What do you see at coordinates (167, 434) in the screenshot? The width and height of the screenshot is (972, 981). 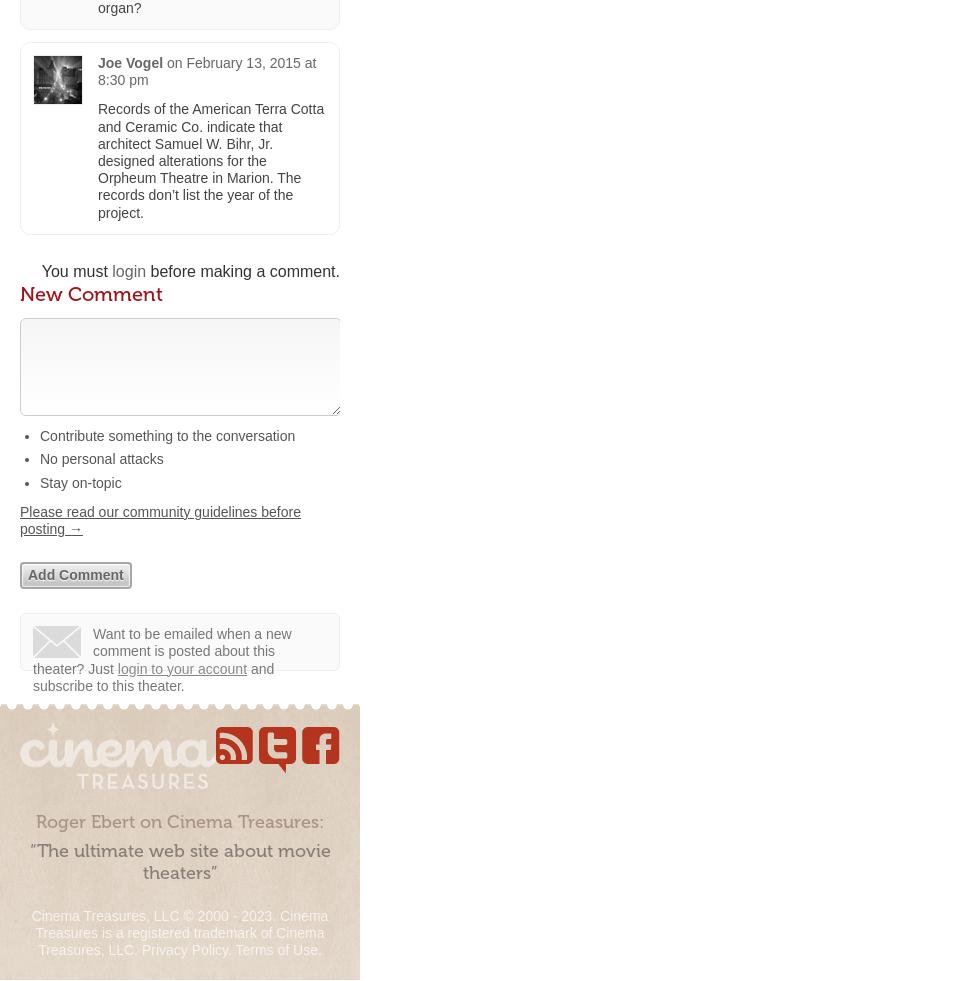 I see `'Contribute something to the conversation'` at bounding box center [167, 434].